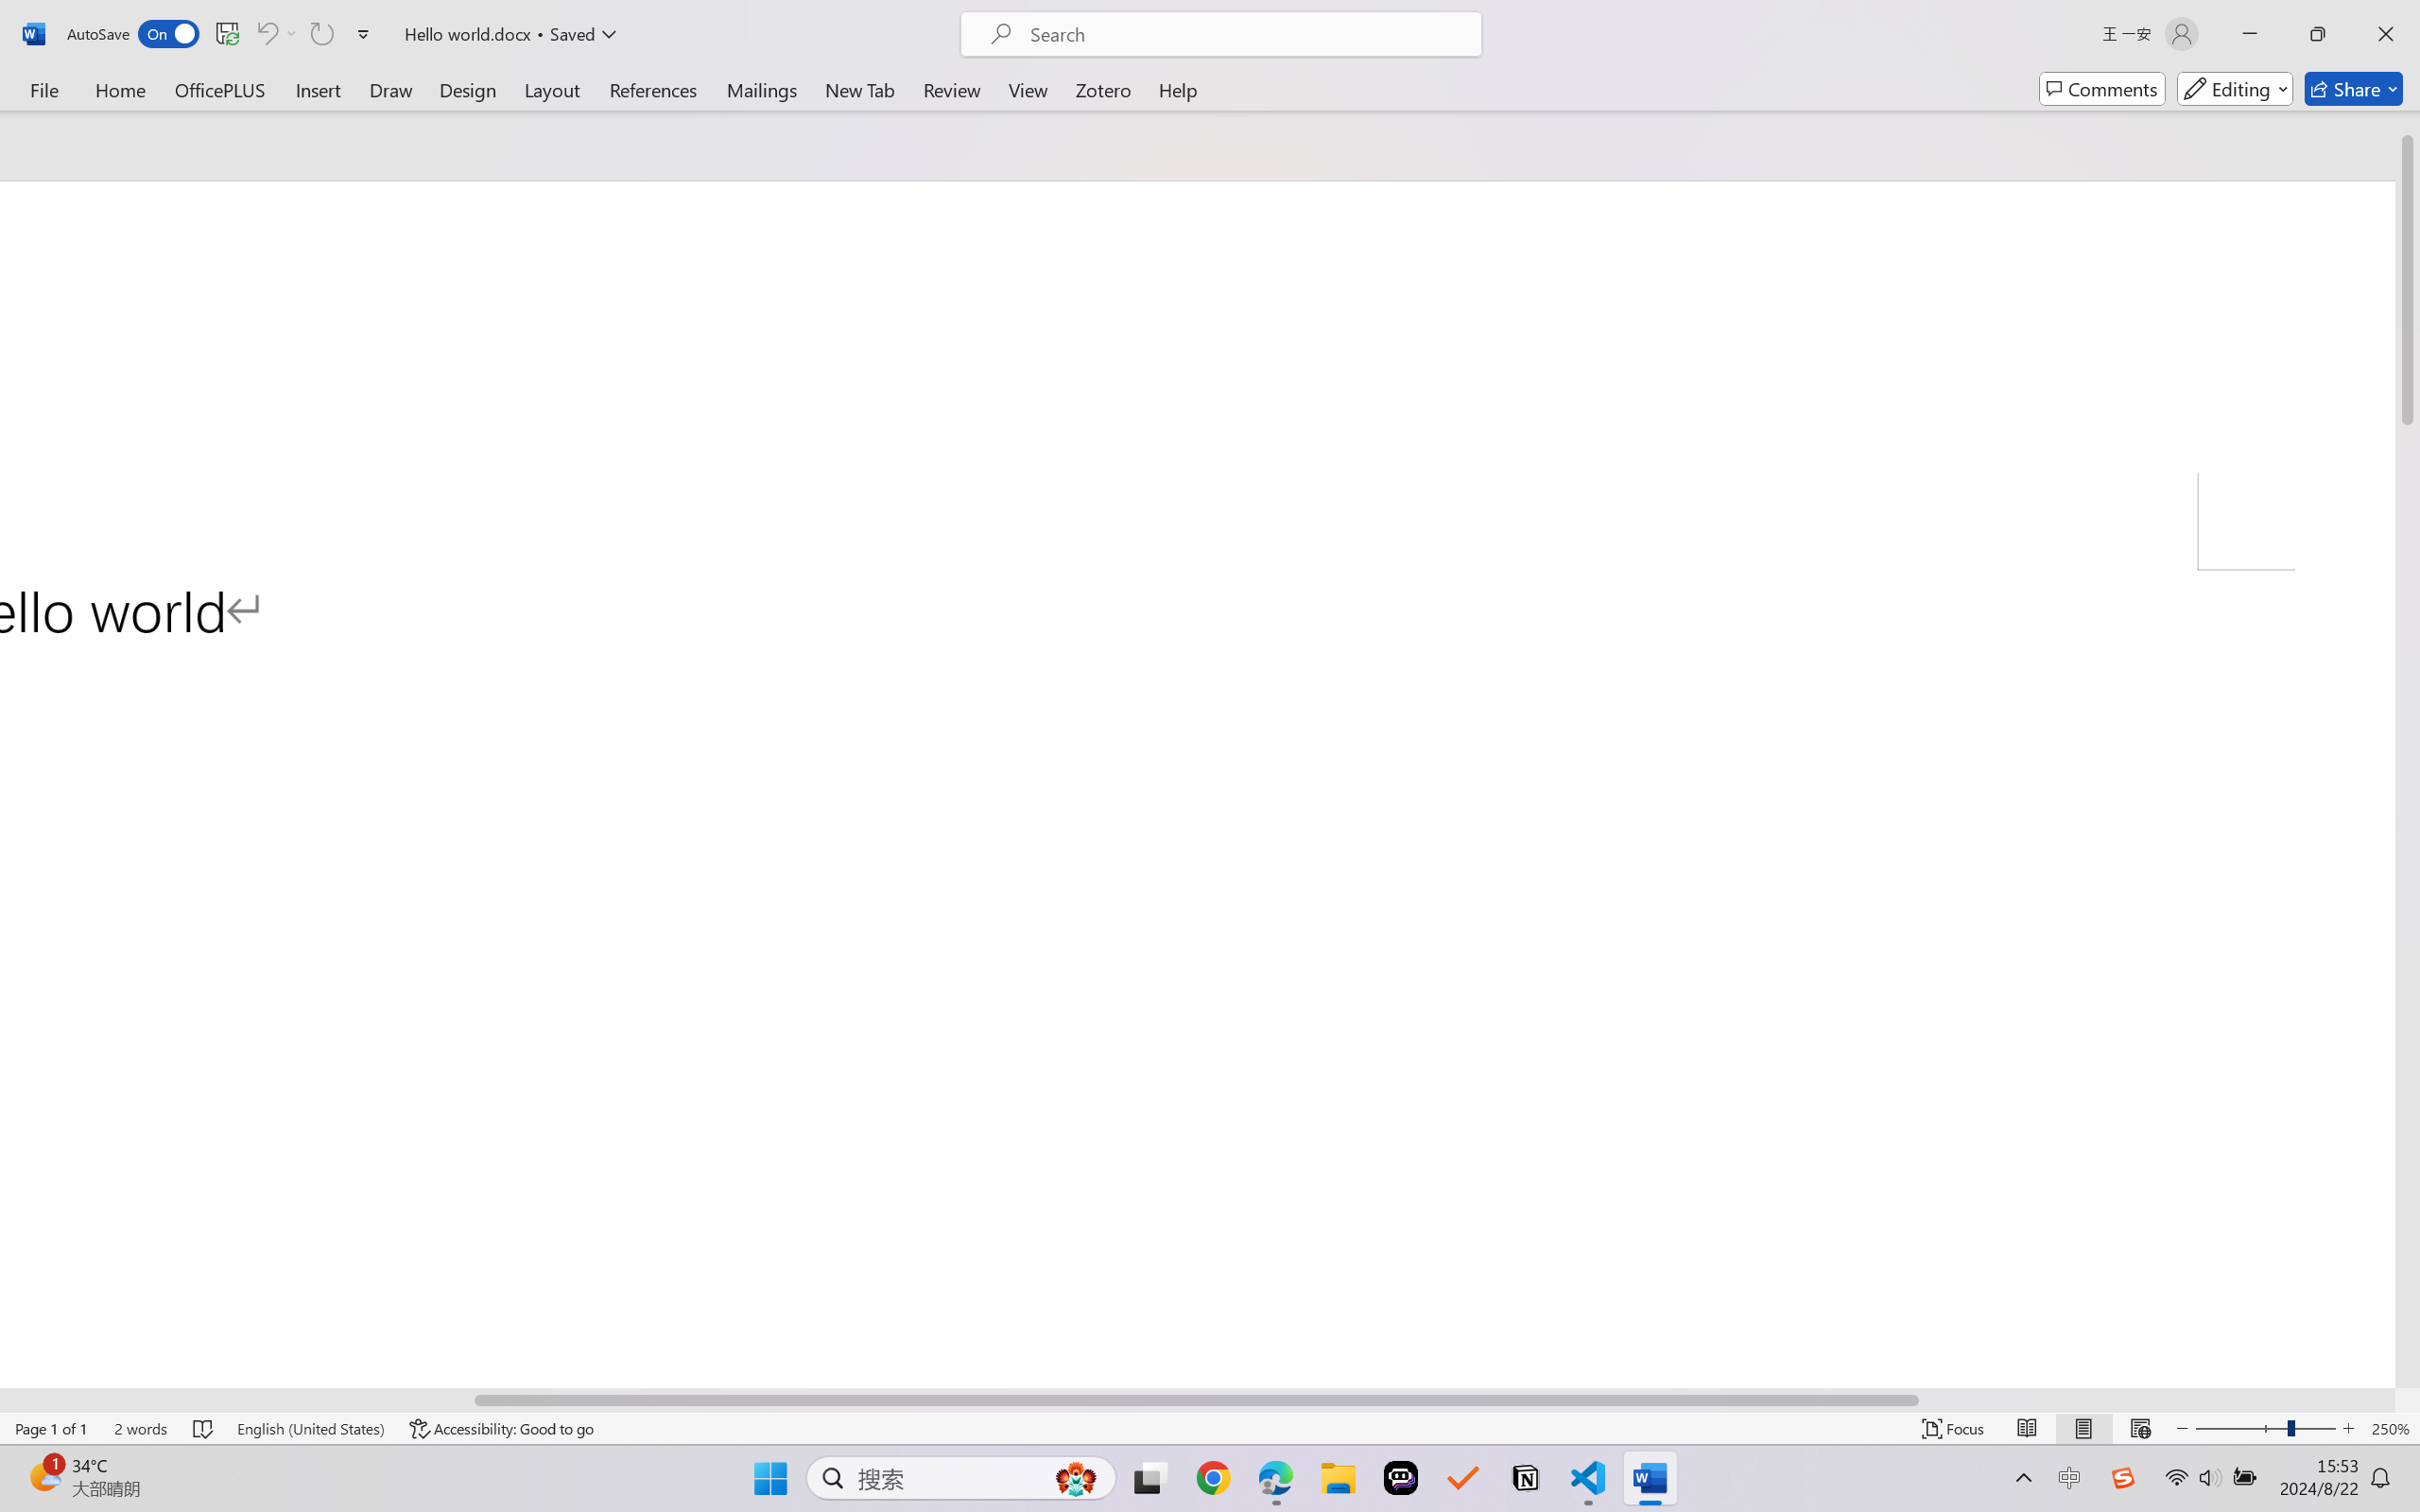 The image size is (2420, 1512). What do you see at coordinates (2139, 1428) in the screenshot?
I see `'Web Layout'` at bounding box center [2139, 1428].